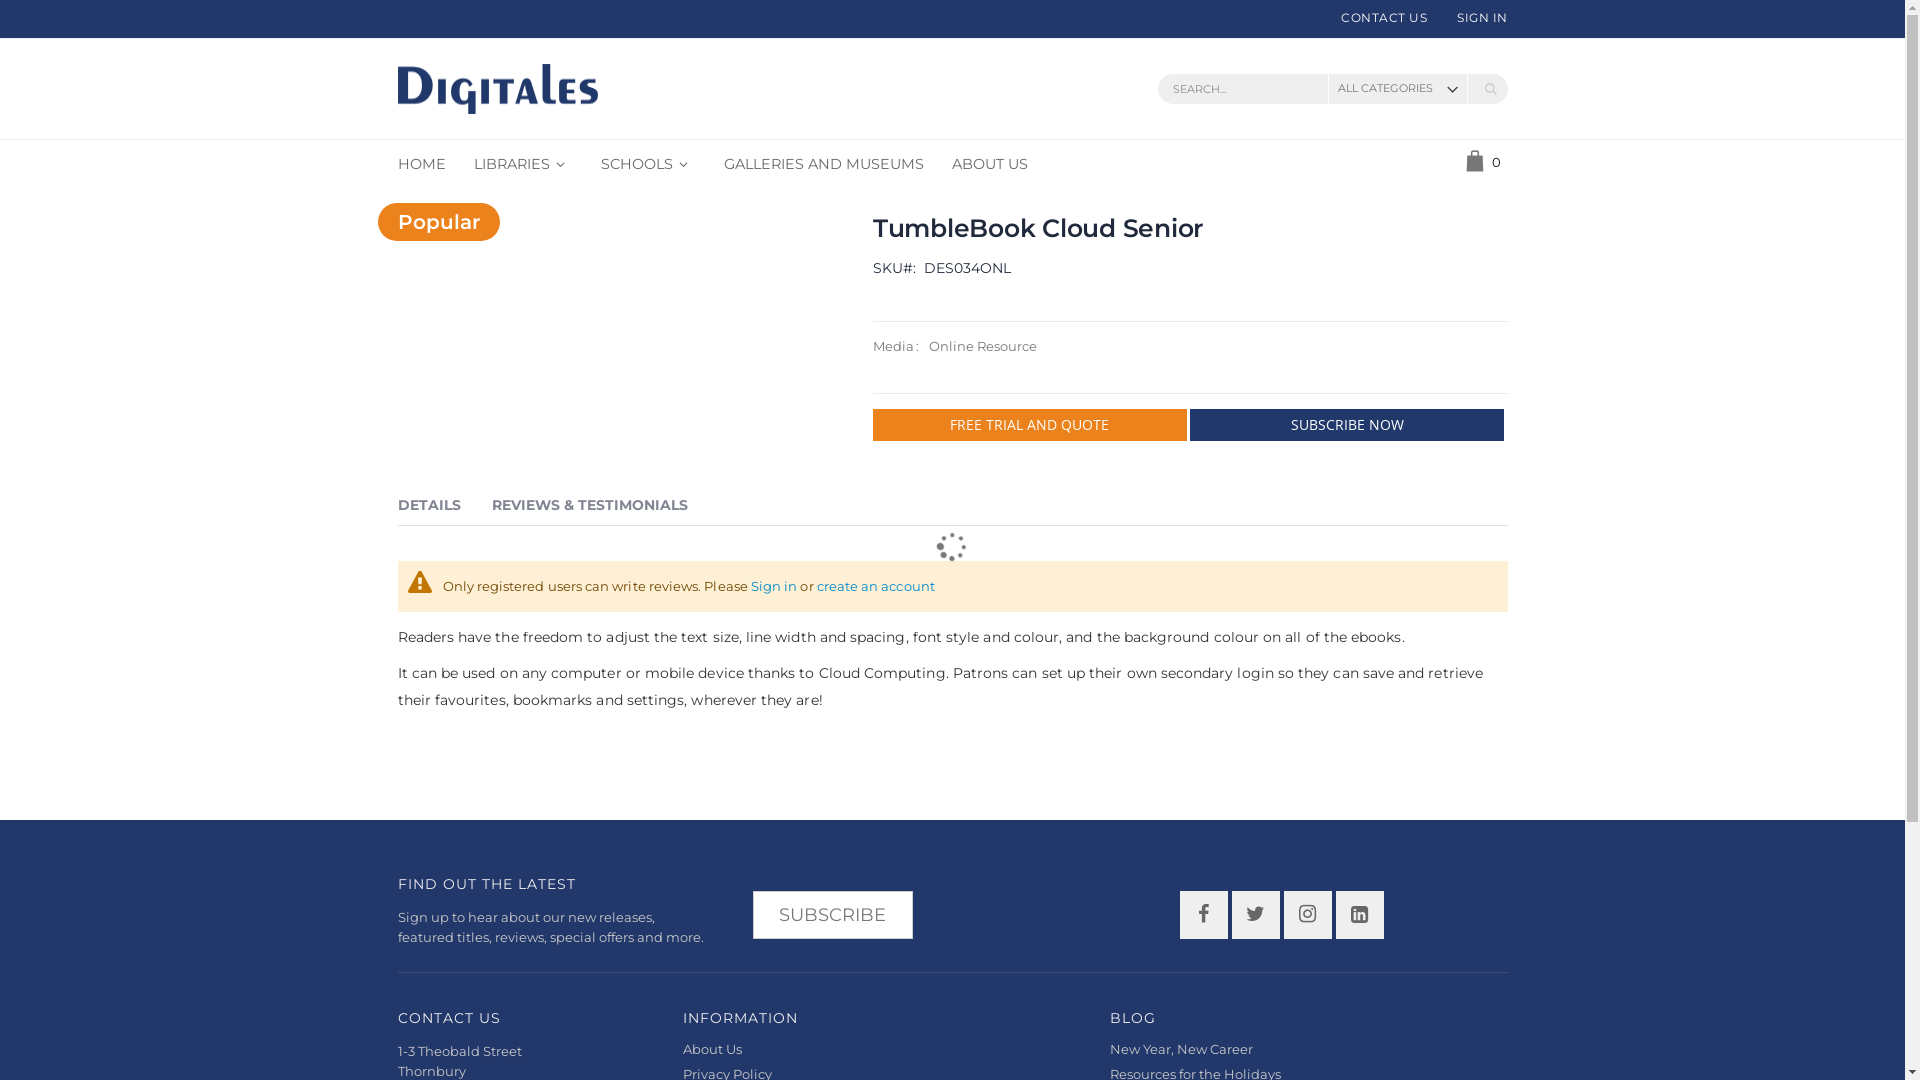 The image size is (1920, 1080). What do you see at coordinates (523, 163) in the screenshot?
I see `'LIBRARIES'` at bounding box center [523, 163].